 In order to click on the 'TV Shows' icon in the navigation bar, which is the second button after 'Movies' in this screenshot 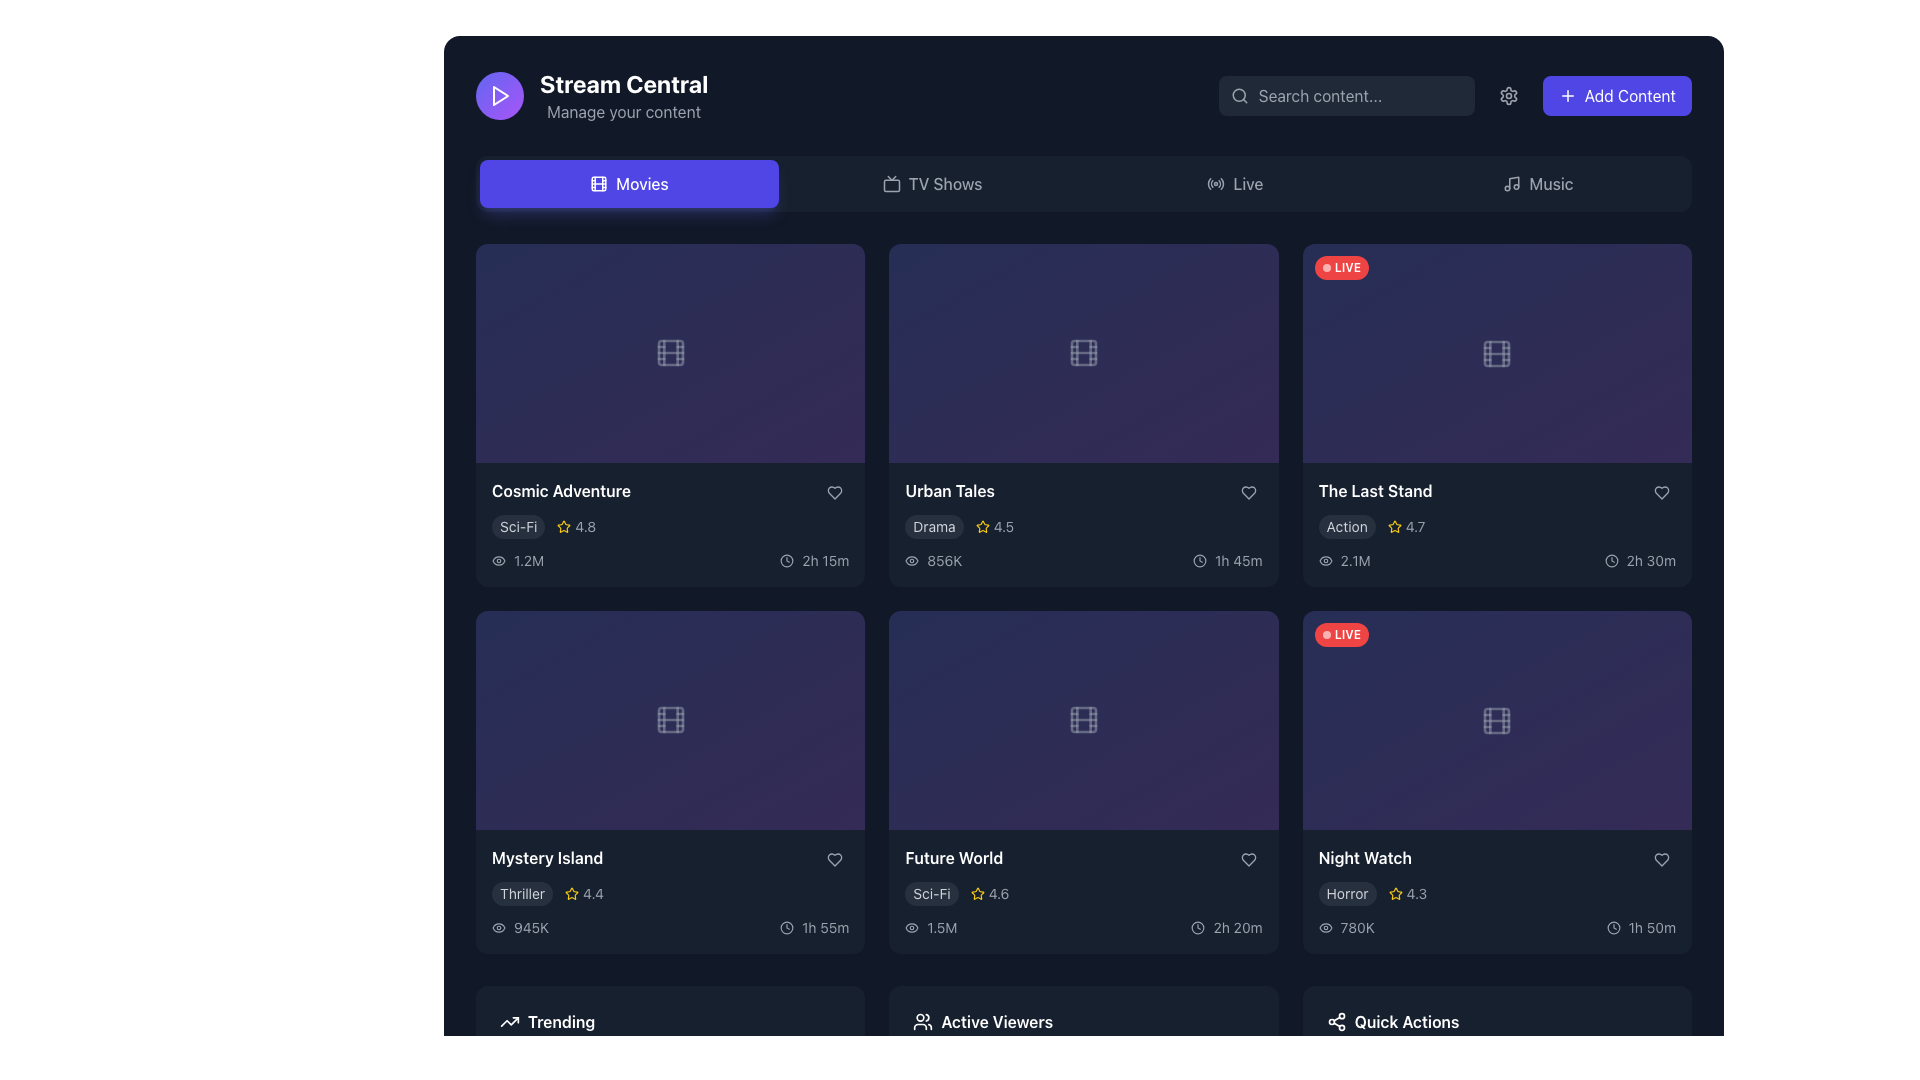, I will do `click(890, 184)`.